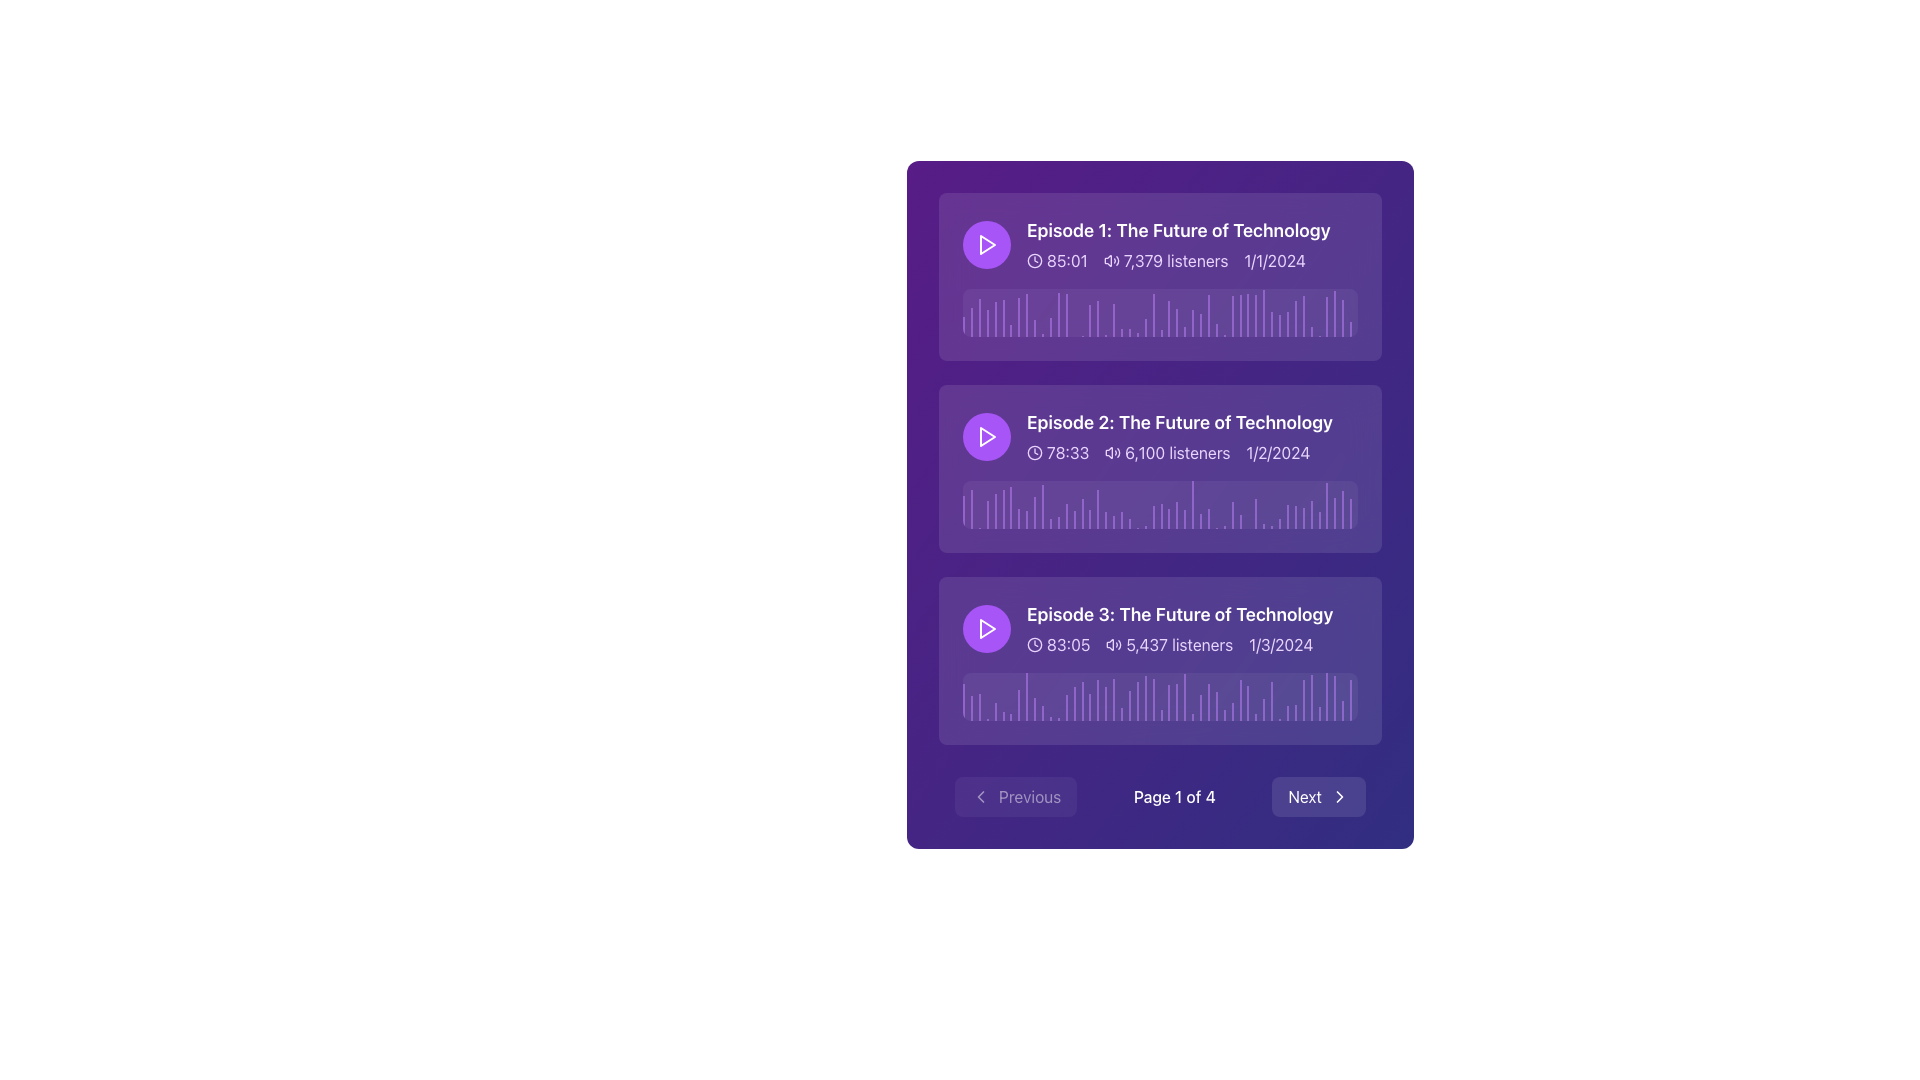  What do you see at coordinates (1351, 328) in the screenshot?
I see `the last vertical line in the waveform visualization, which serves as a timestamp or marker` at bounding box center [1351, 328].